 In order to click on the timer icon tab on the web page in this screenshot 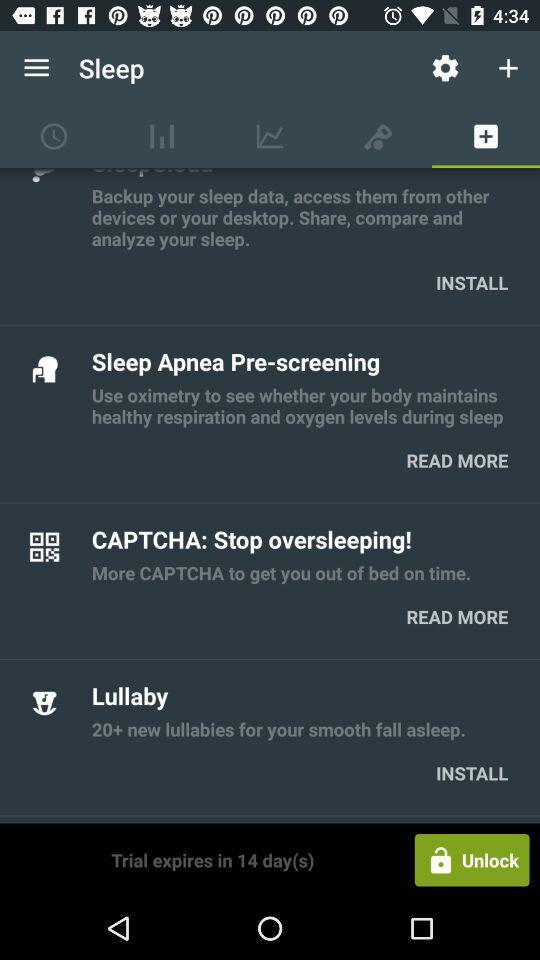, I will do `click(54, 135)`.